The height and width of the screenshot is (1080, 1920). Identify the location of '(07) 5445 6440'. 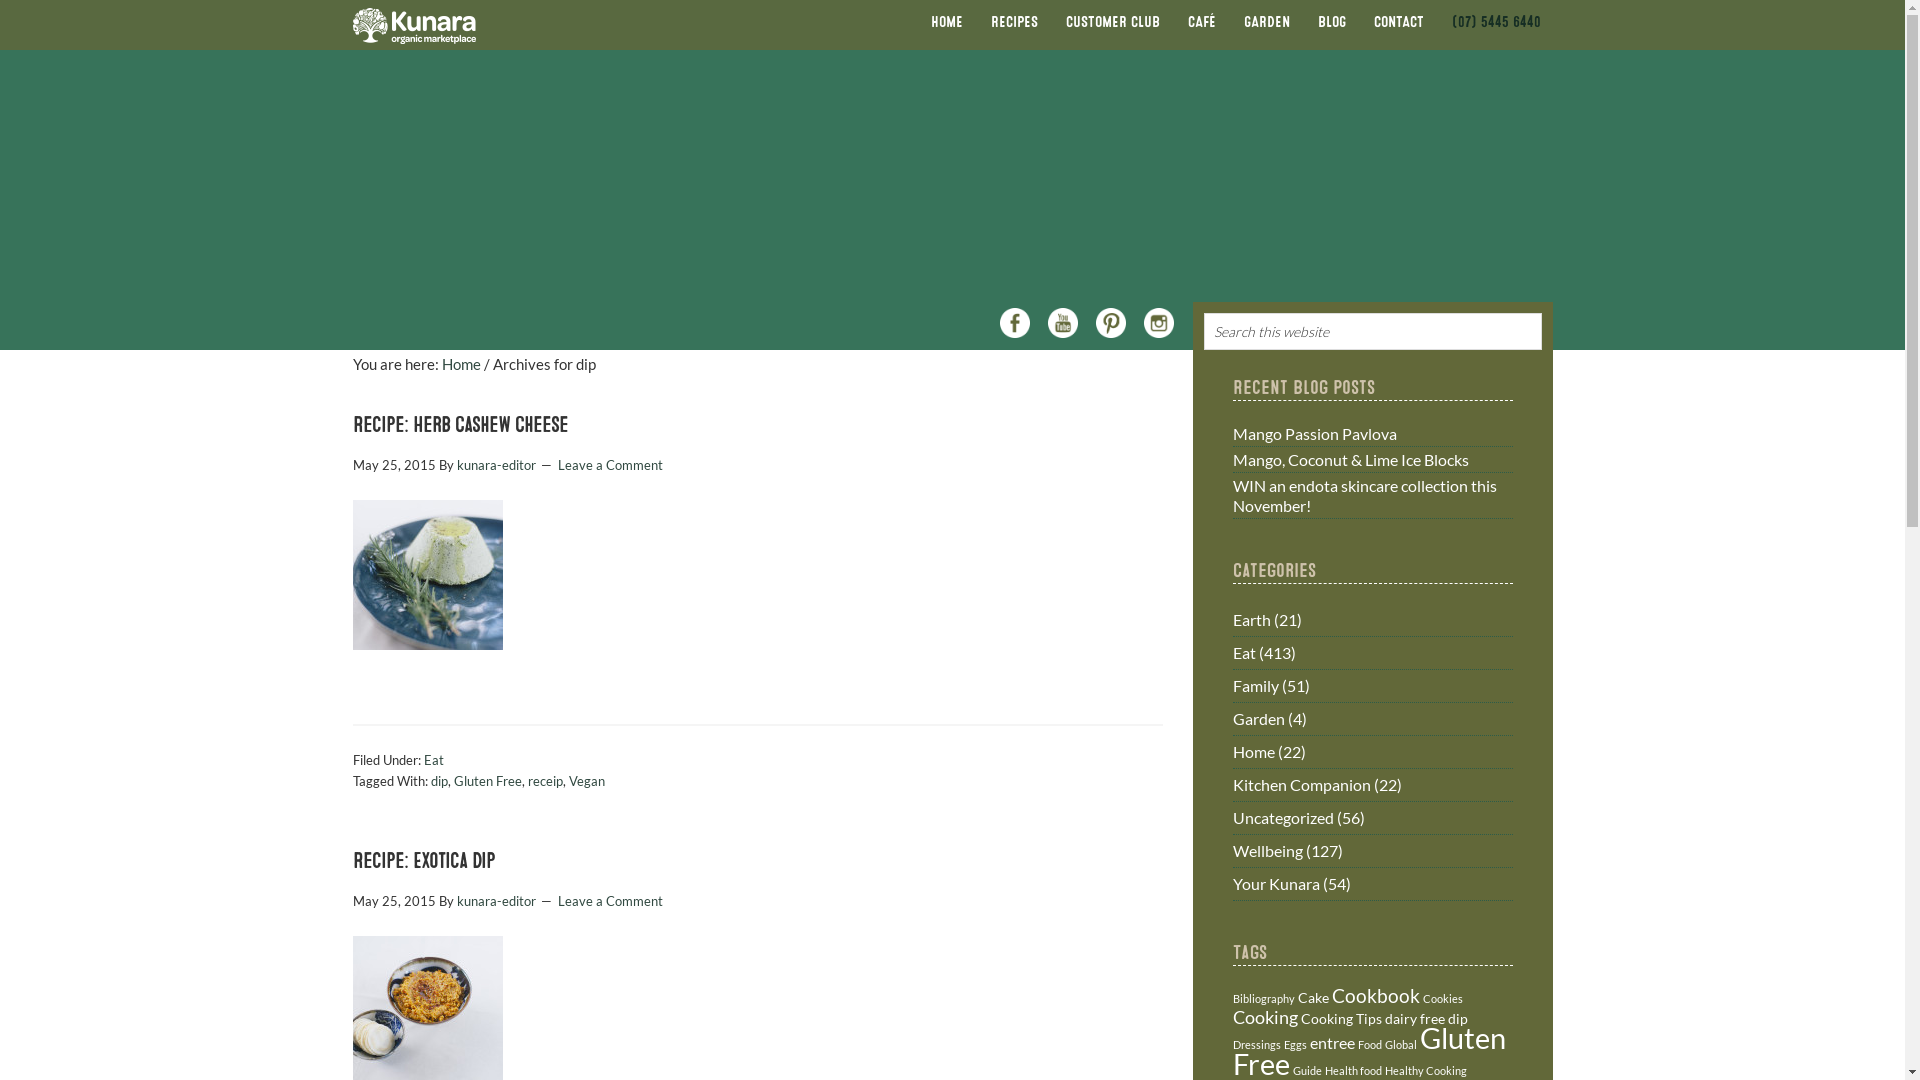
(1496, 22).